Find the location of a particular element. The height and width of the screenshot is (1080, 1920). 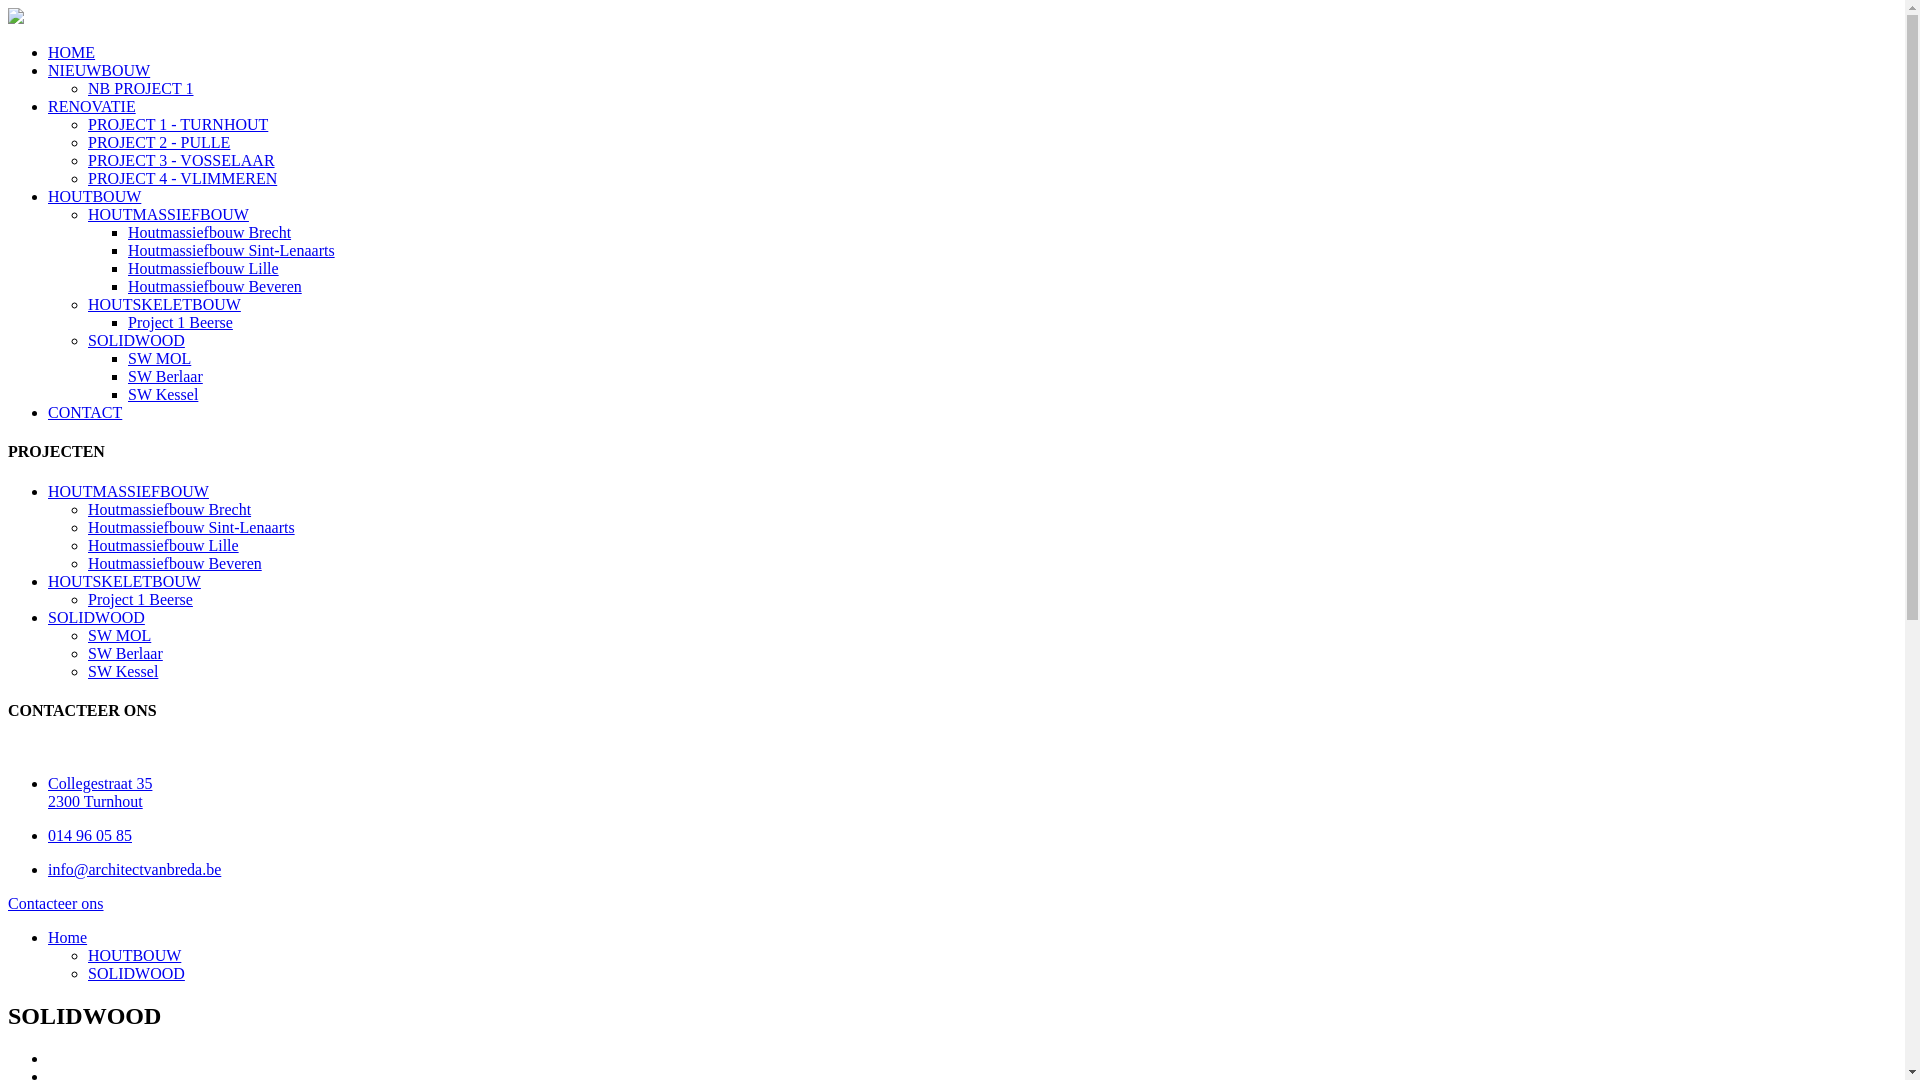

'Houtmassiefbouw Brecht' is located at coordinates (169, 508).